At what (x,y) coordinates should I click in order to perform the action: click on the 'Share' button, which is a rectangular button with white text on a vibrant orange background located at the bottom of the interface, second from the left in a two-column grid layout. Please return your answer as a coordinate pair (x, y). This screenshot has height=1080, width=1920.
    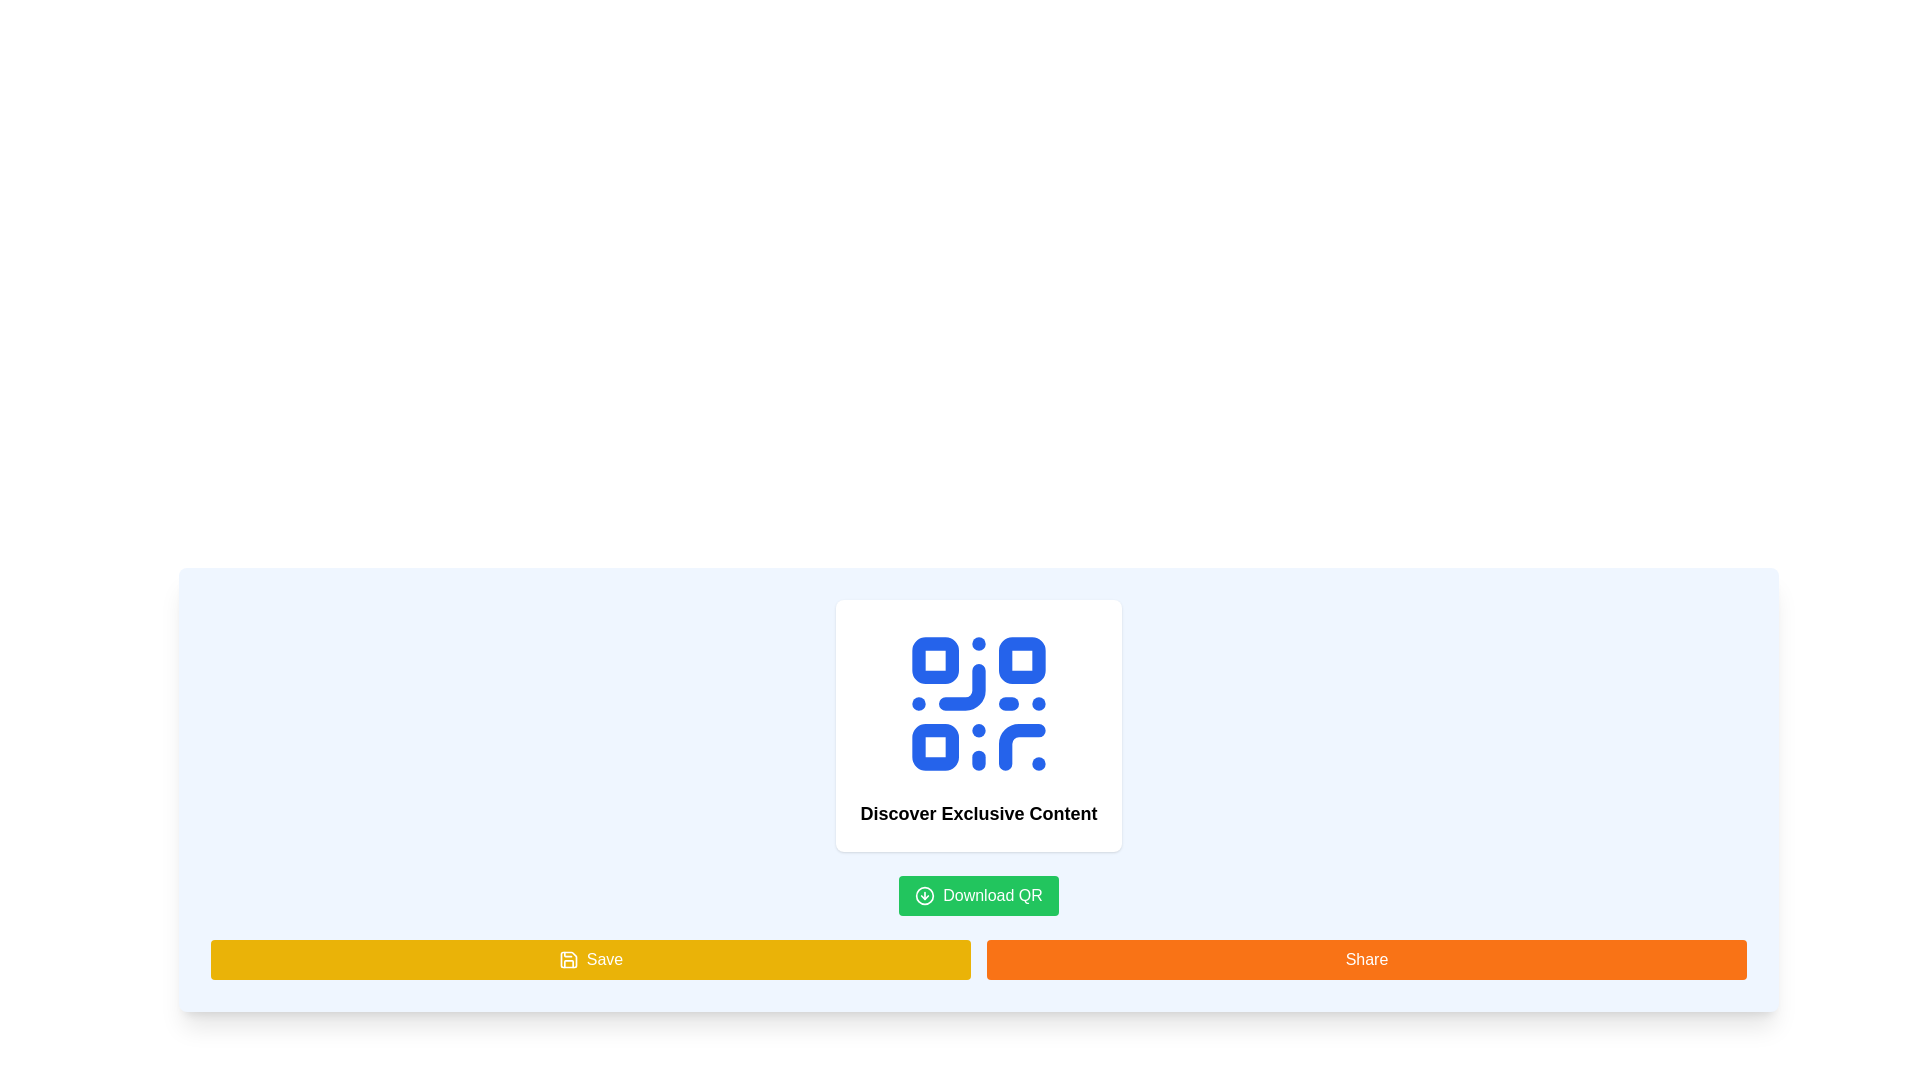
    Looking at the image, I should click on (1366, 959).